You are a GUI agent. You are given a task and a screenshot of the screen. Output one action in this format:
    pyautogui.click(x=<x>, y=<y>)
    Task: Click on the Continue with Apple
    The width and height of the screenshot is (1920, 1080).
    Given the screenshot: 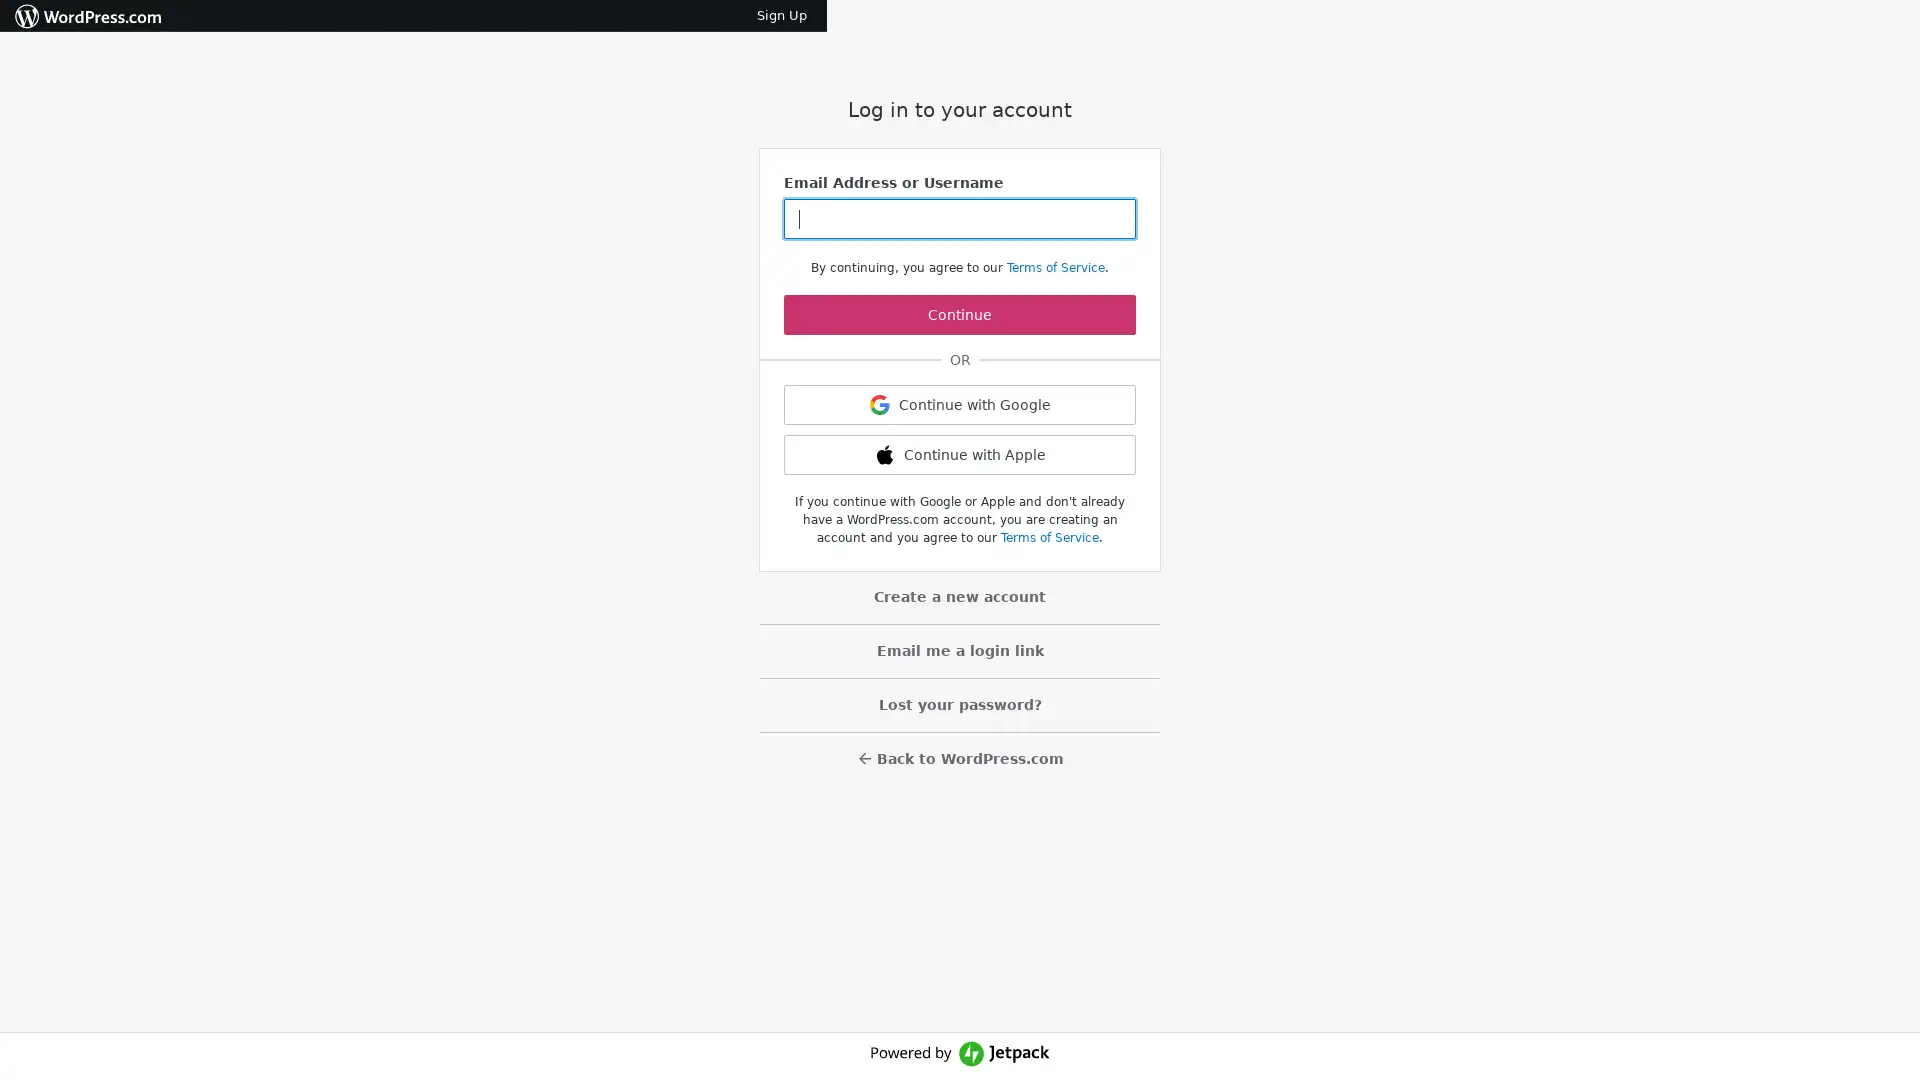 What is the action you would take?
    pyautogui.click(x=960, y=455)
    